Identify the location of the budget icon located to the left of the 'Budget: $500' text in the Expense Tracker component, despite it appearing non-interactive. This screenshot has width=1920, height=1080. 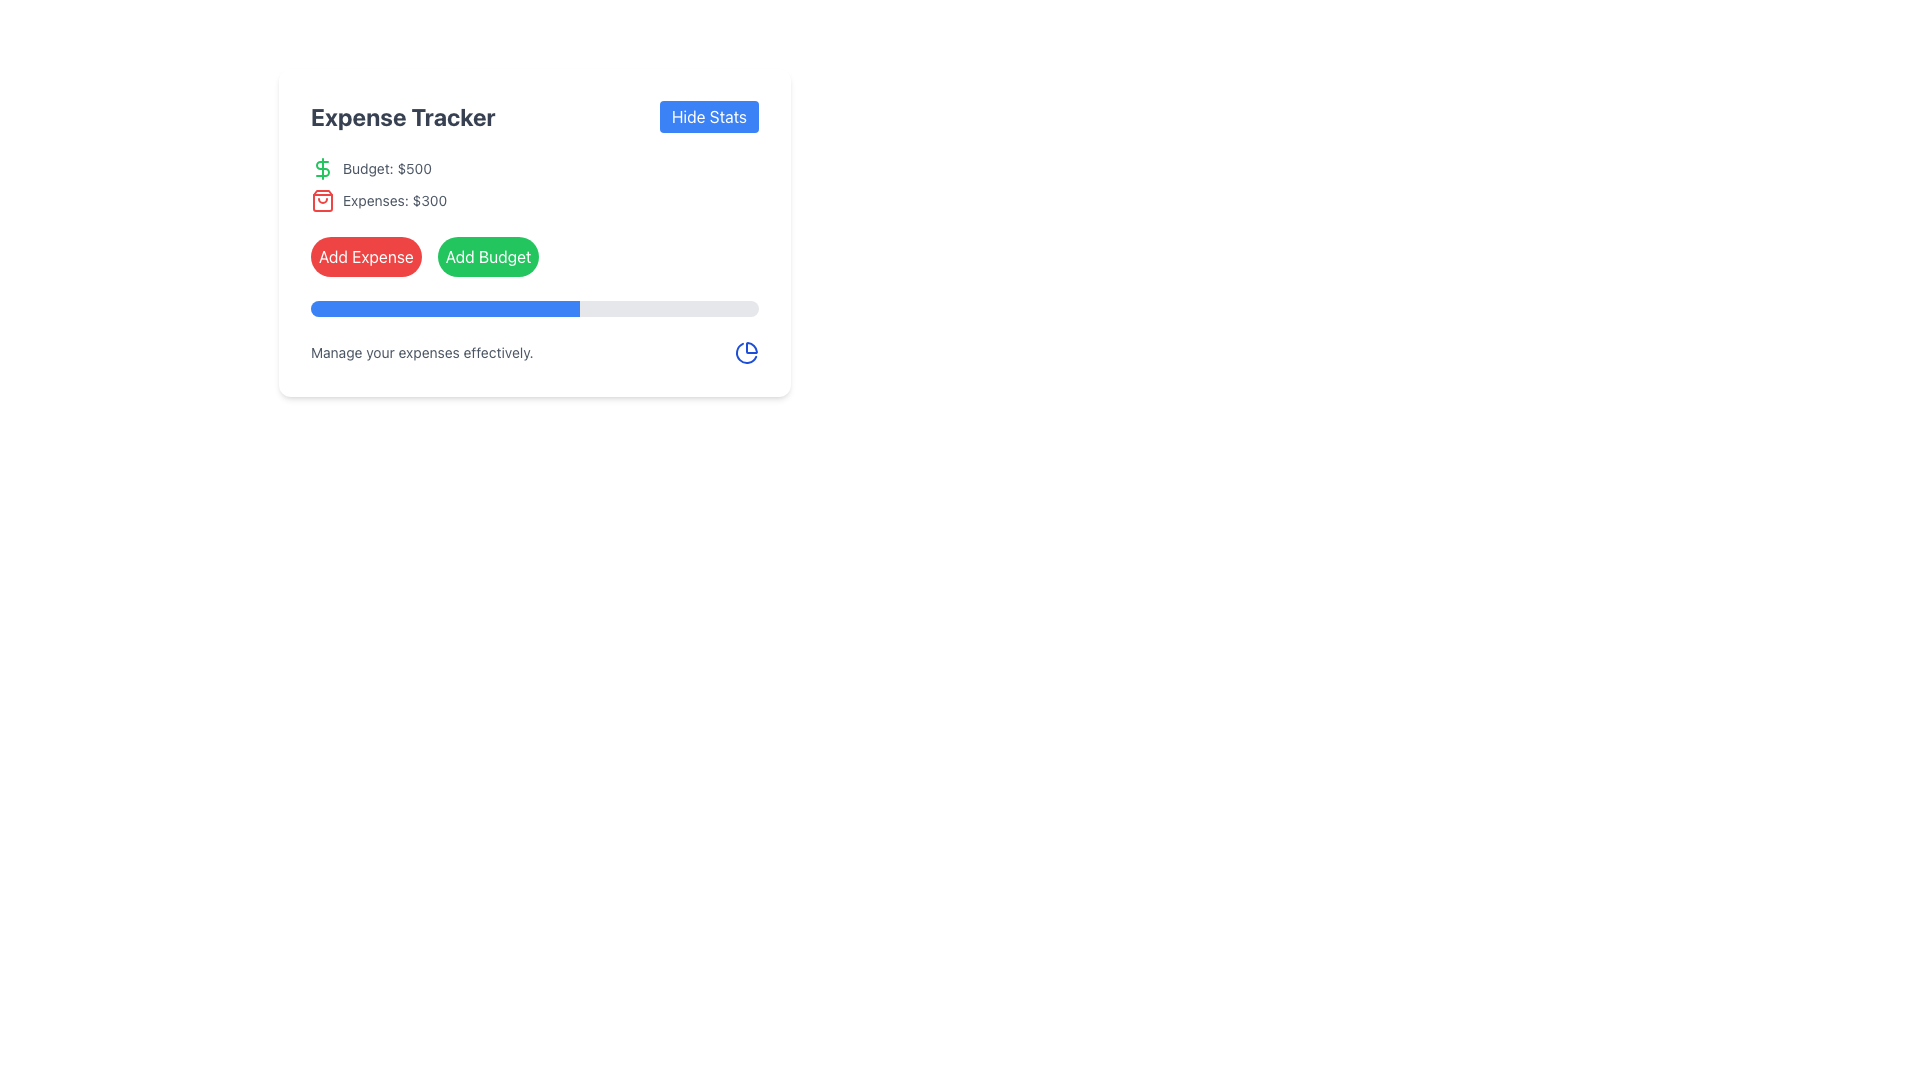
(322, 168).